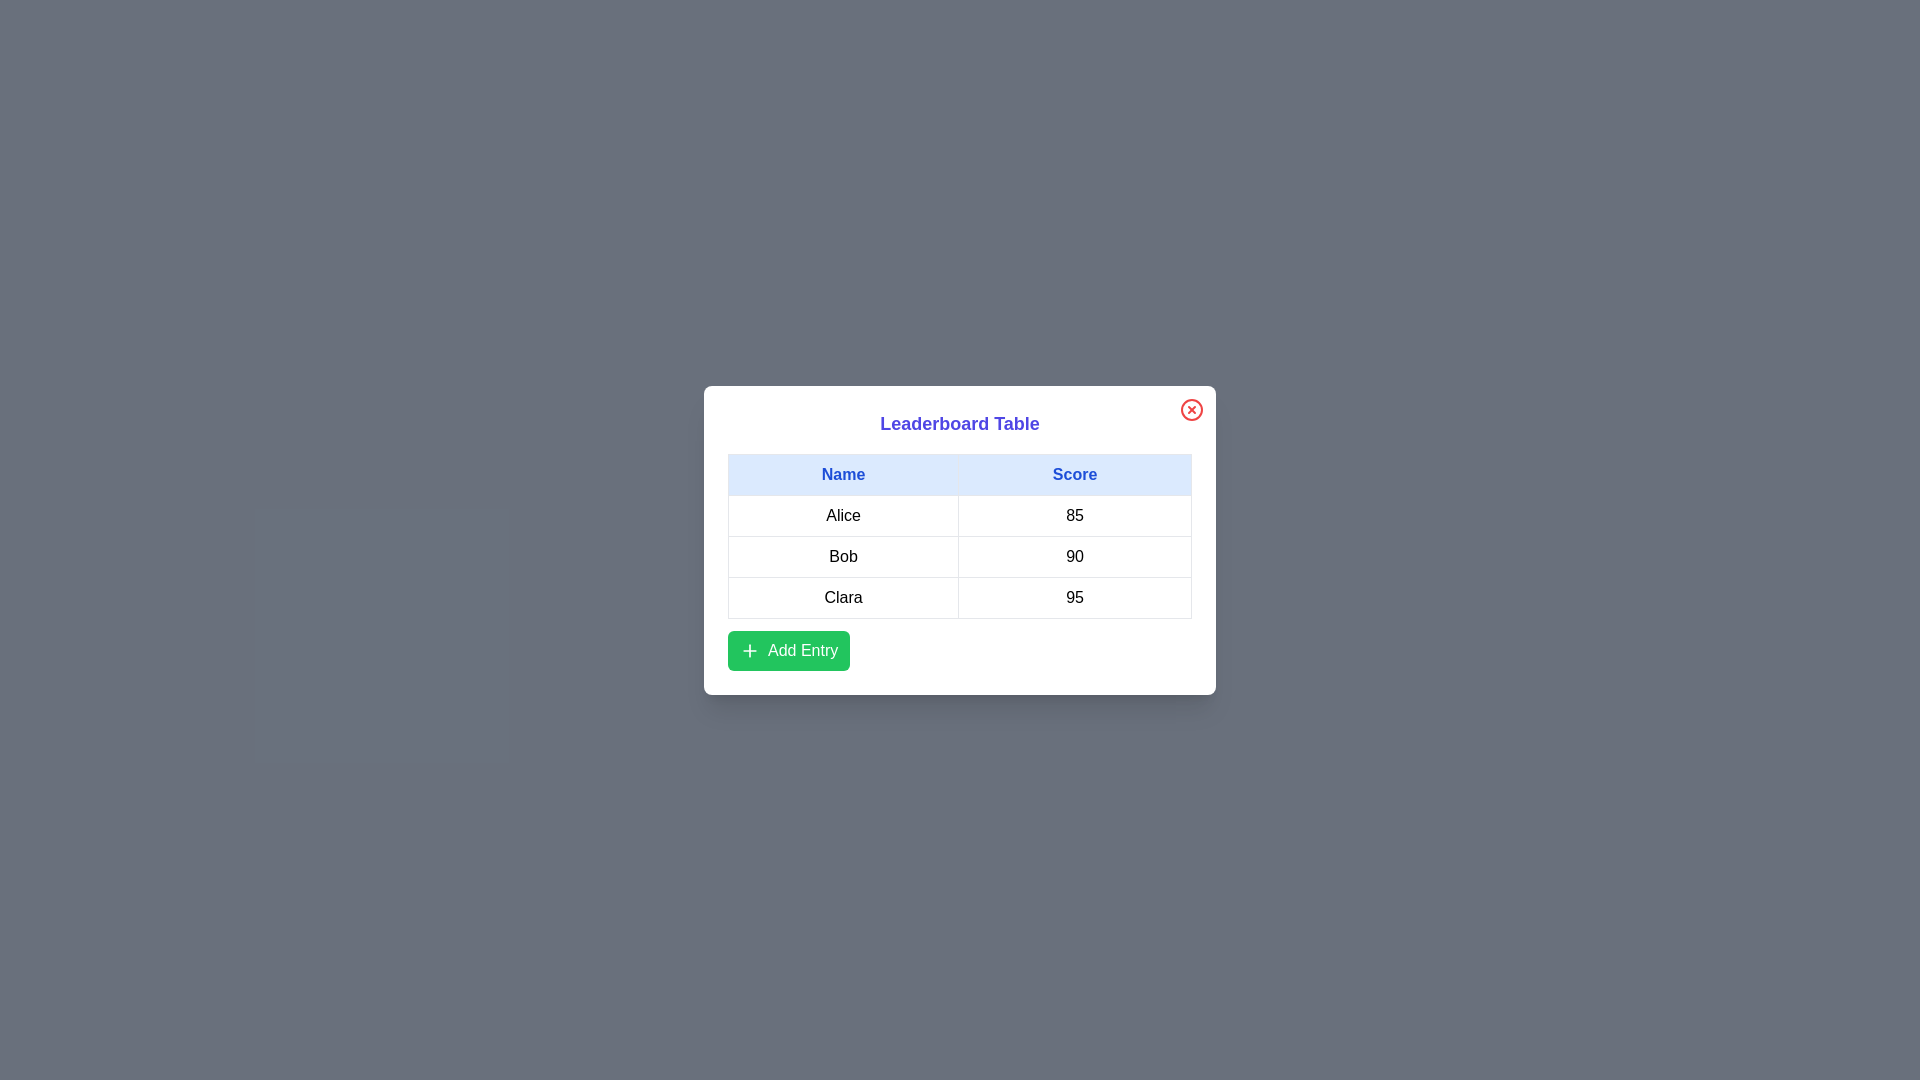  I want to click on close button (red X) to close the dialog, so click(1191, 408).